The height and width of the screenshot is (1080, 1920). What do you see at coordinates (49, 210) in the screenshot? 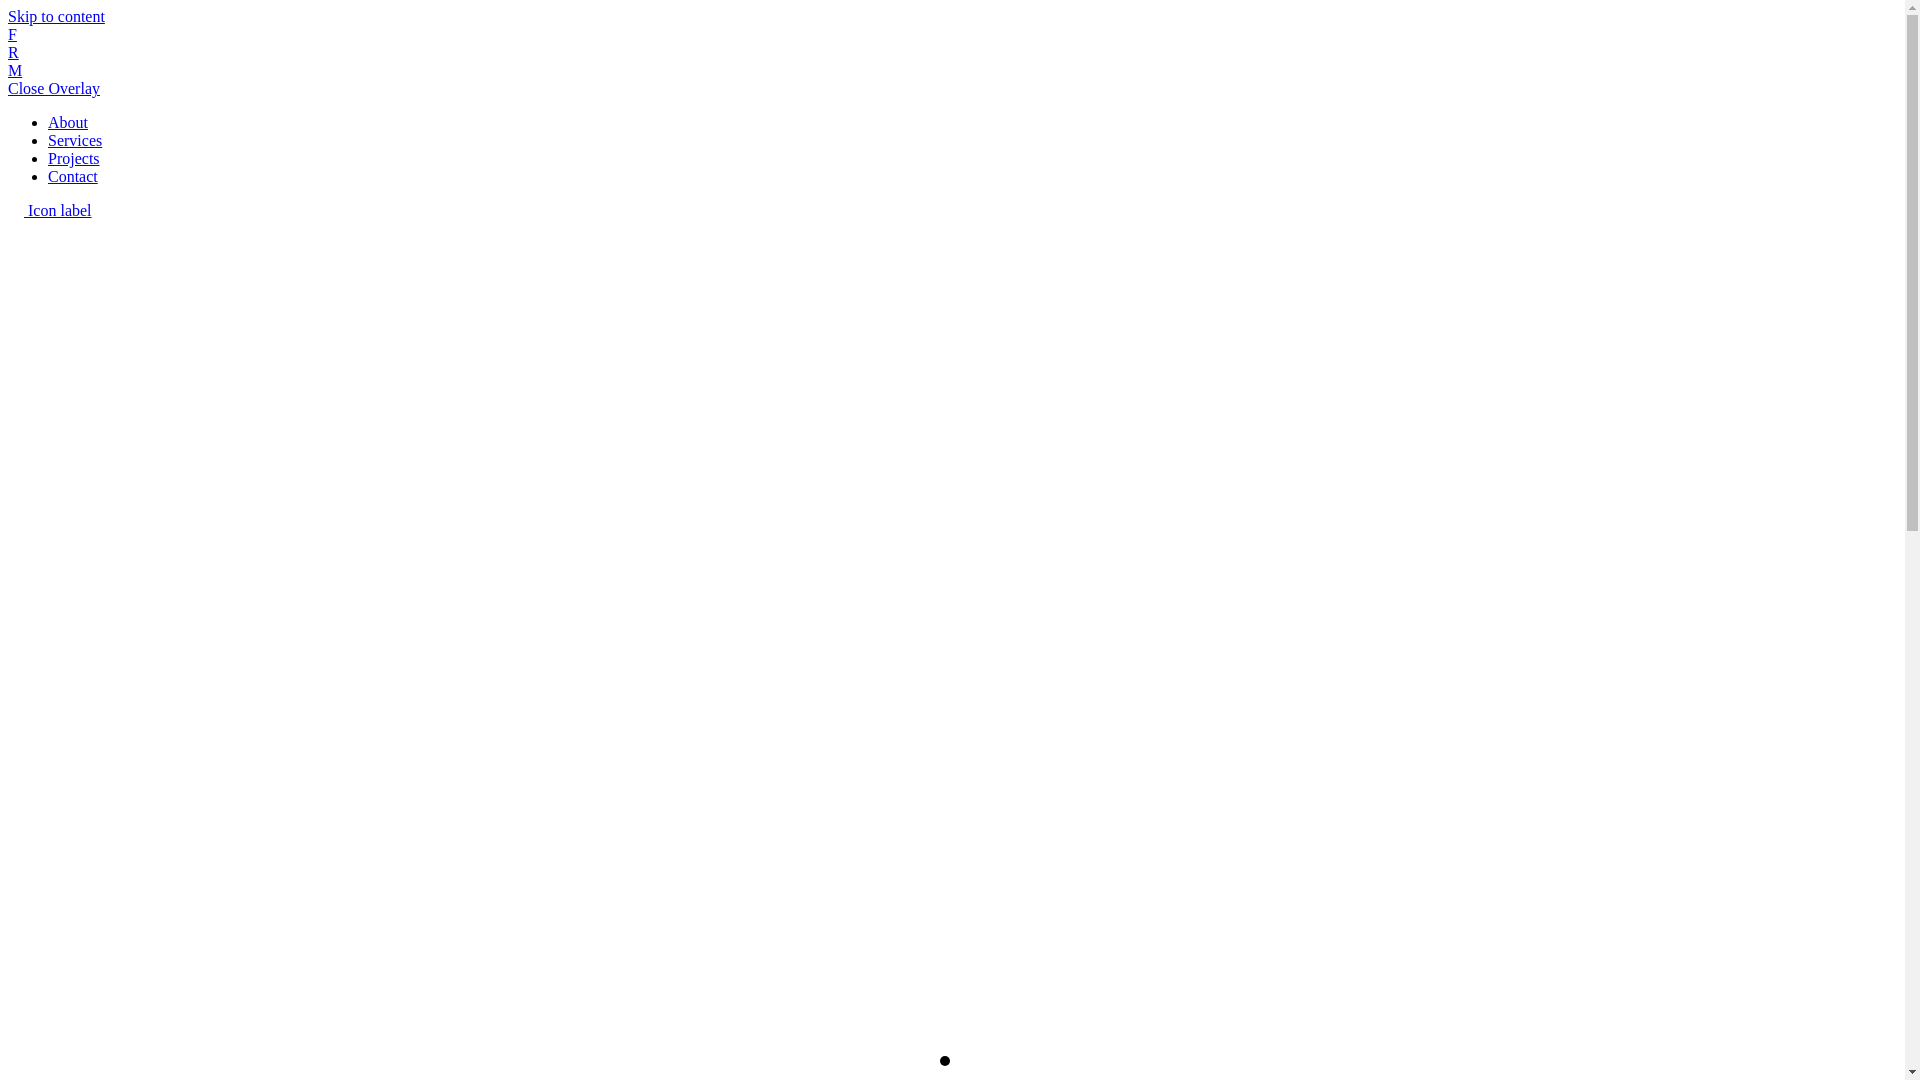
I see `'Icon label'` at bounding box center [49, 210].